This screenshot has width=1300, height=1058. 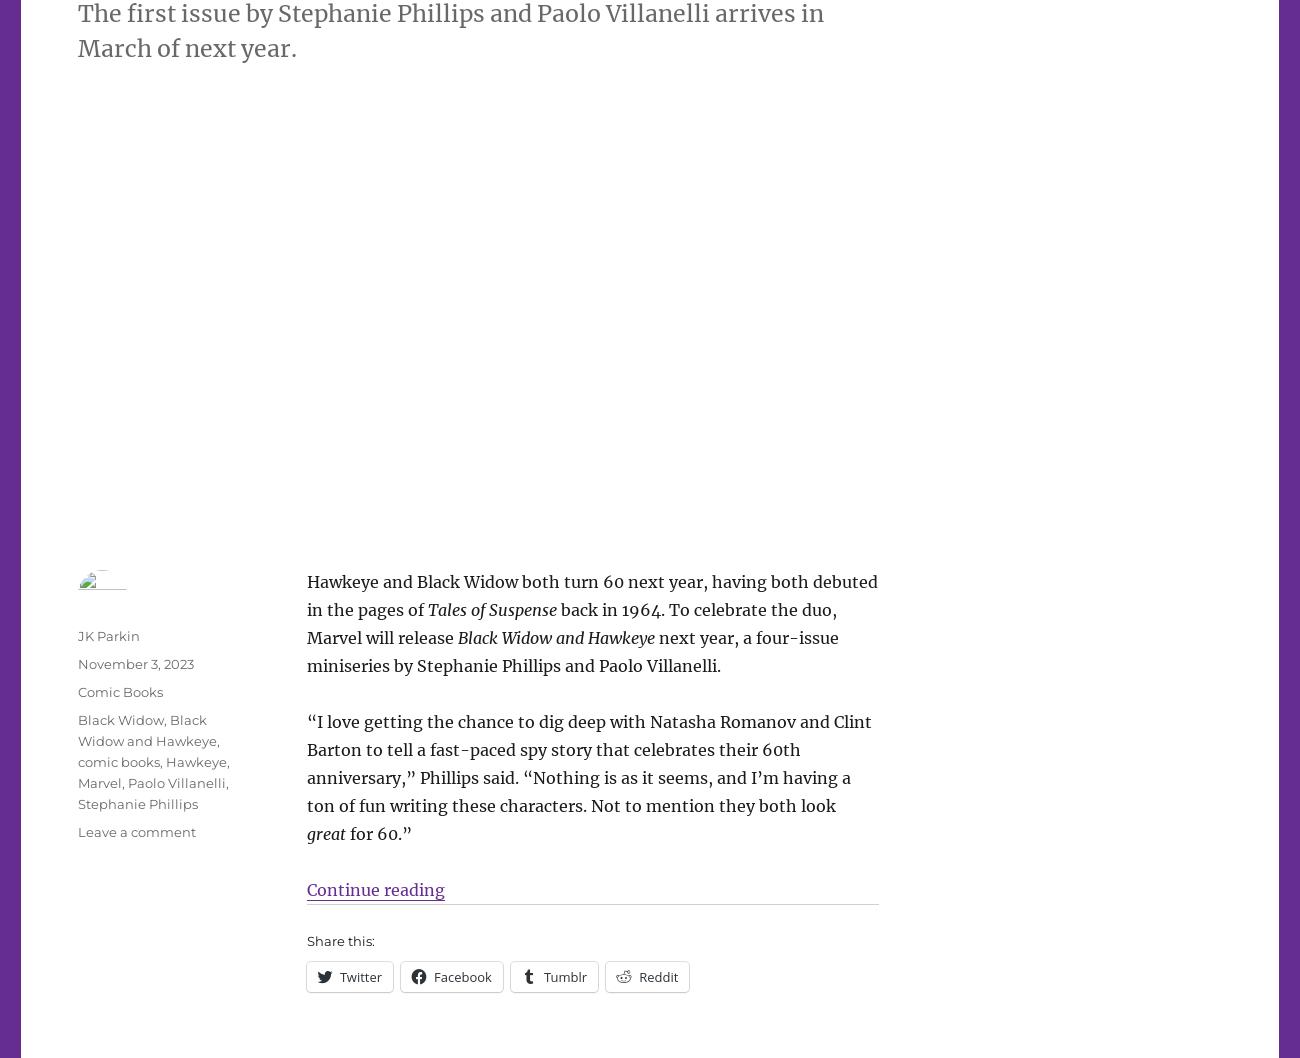 I want to click on 'Twitter', so click(x=359, y=975).